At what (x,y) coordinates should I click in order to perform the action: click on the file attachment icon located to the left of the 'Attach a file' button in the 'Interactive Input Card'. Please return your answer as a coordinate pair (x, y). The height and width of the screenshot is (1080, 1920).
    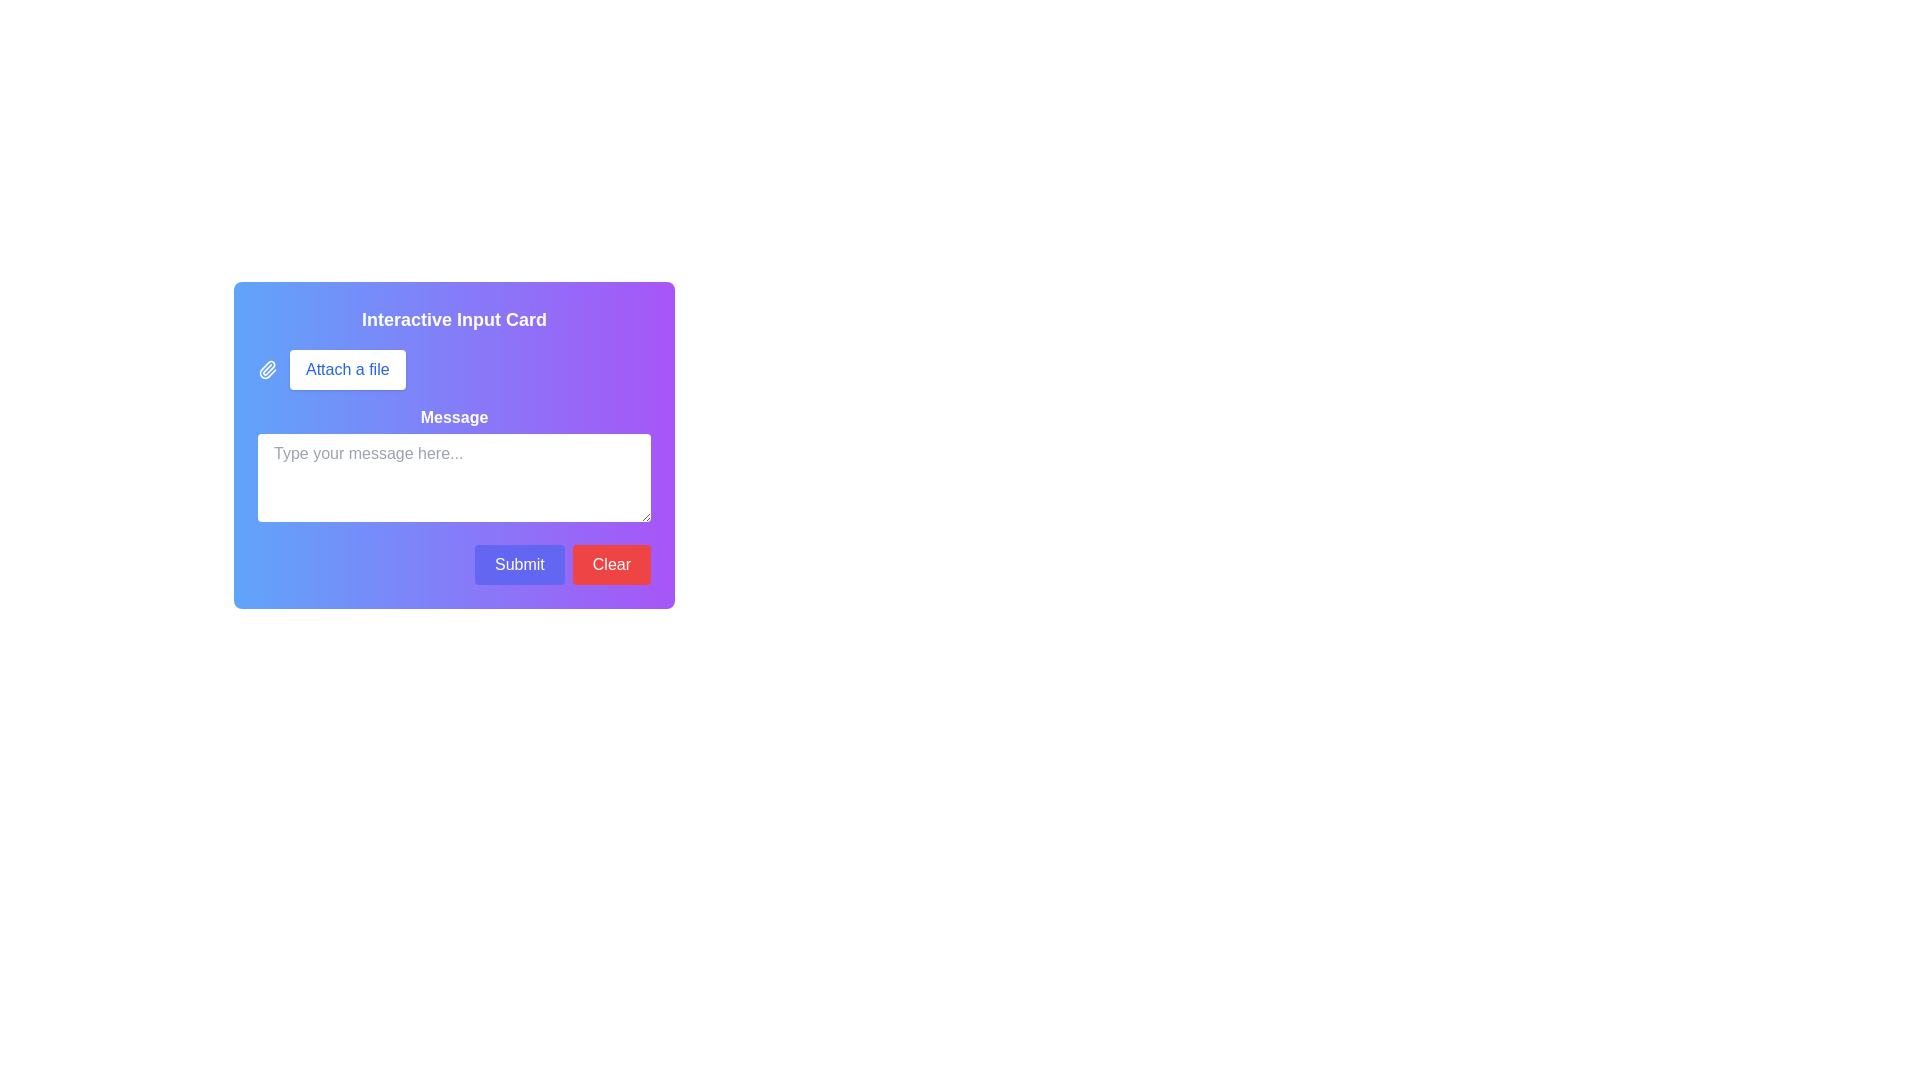
    Looking at the image, I should click on (266, 370).